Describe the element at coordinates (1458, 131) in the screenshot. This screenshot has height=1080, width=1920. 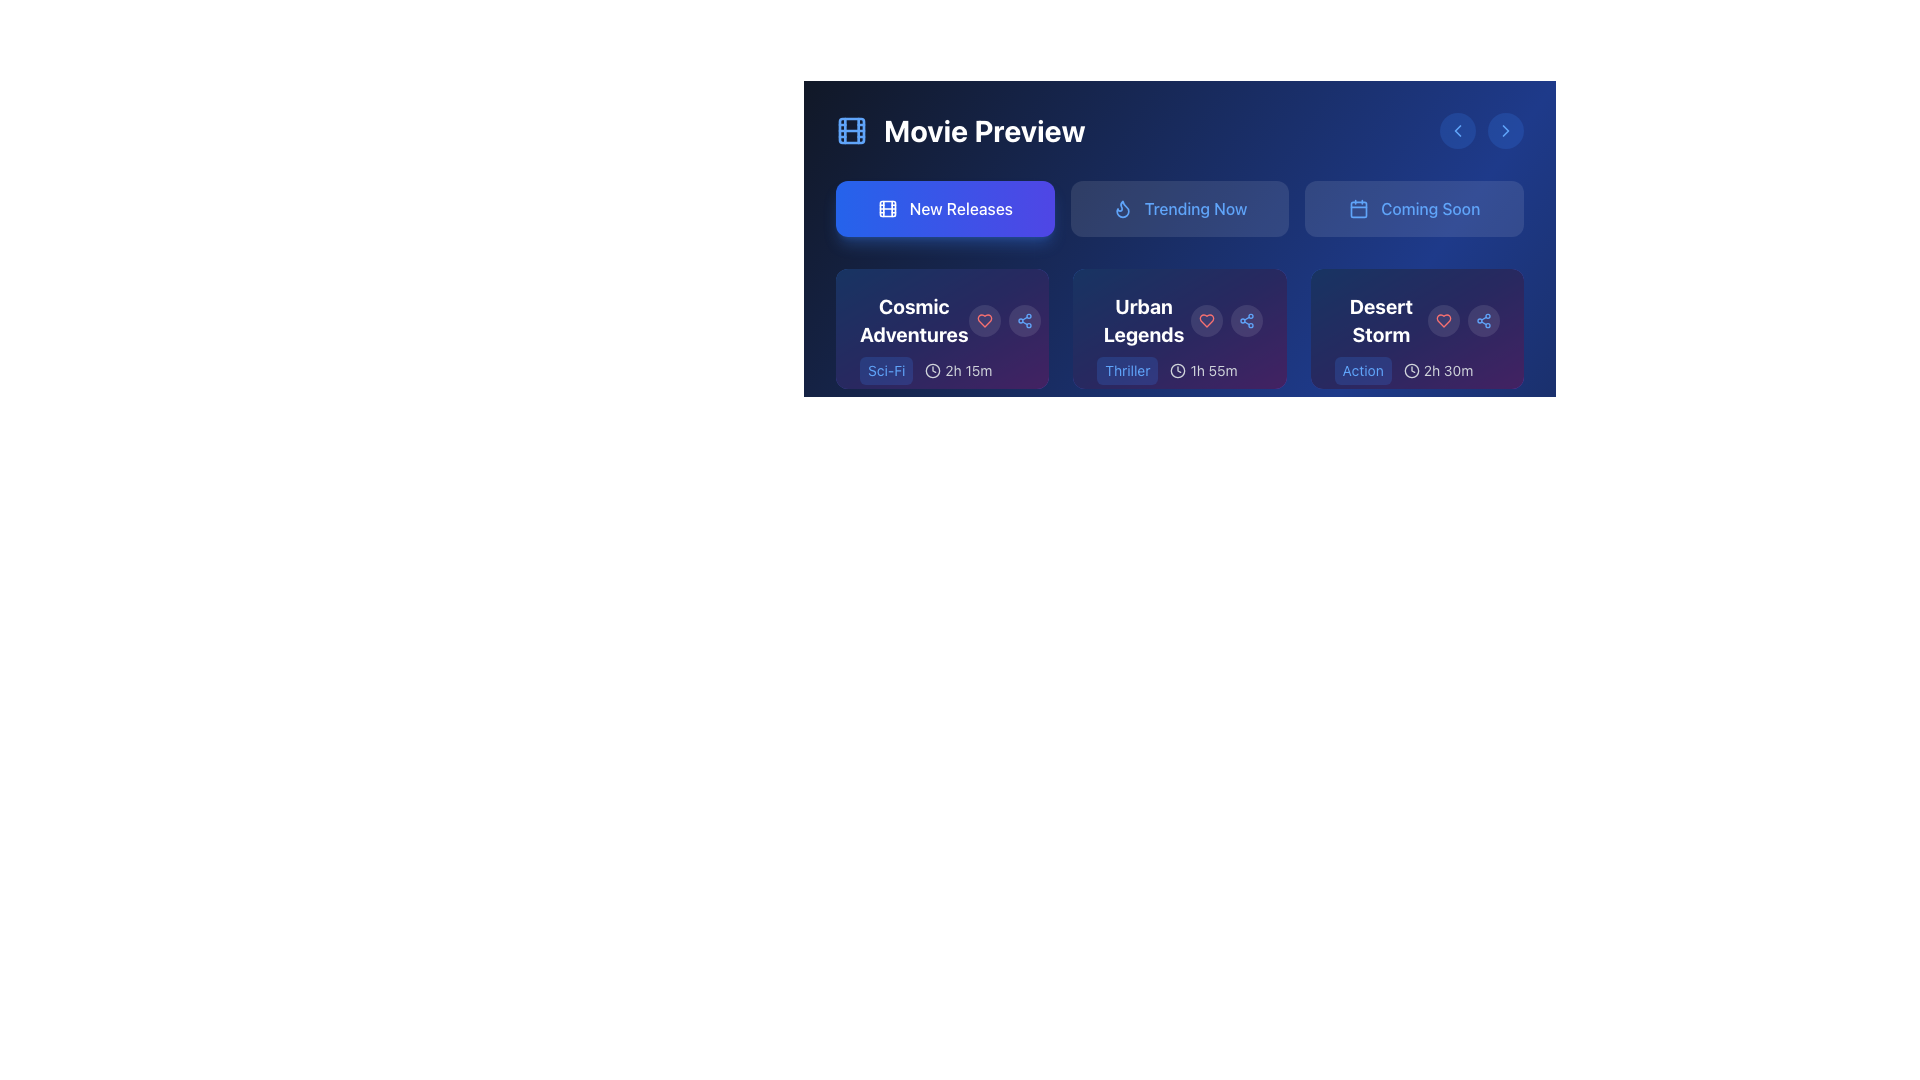
I see `the circular blue button with a leftward-pointing chevron icon` at that location.